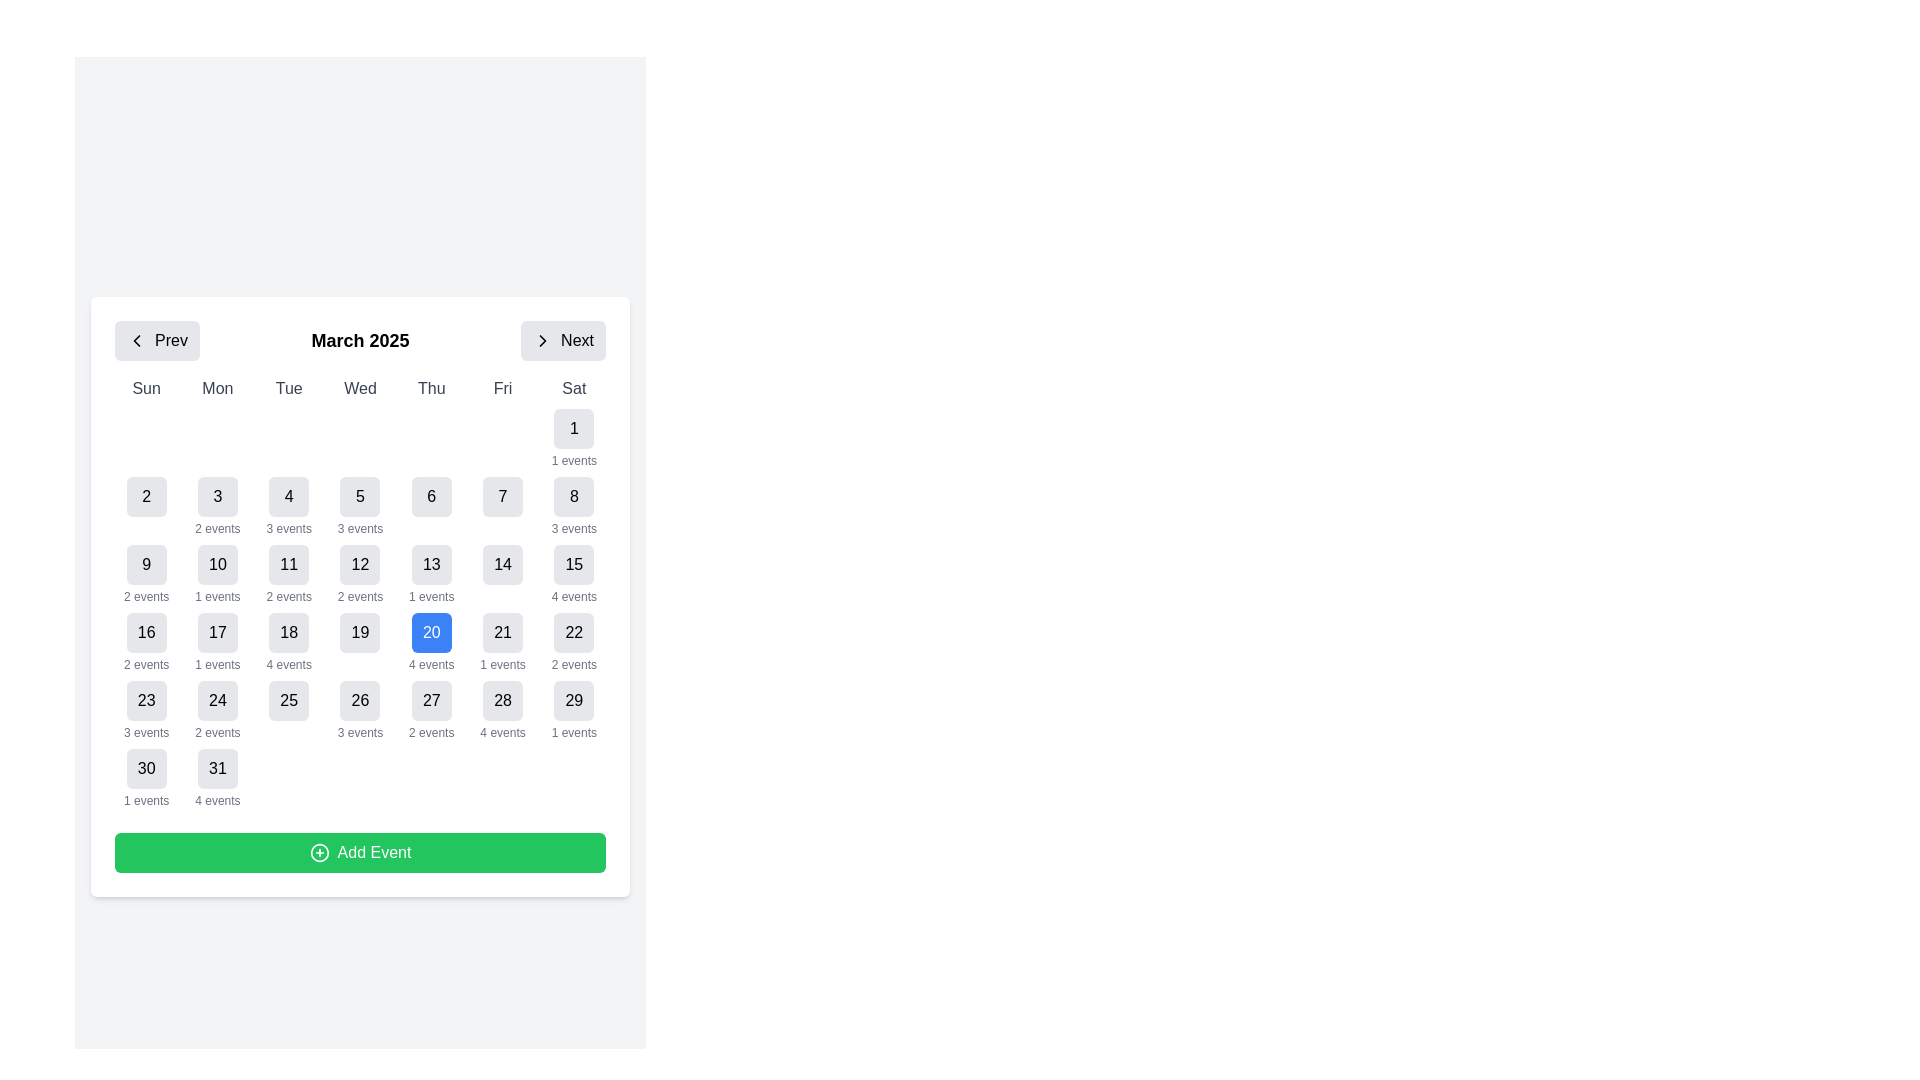 The image size is (1920, 1080). What do you see at coordinates (288, 438) in the screenshot?
I see `the empty calendar cell located directly beneath 'Tue' in the top row of the calendar grid` at bounding box center [288, 438].